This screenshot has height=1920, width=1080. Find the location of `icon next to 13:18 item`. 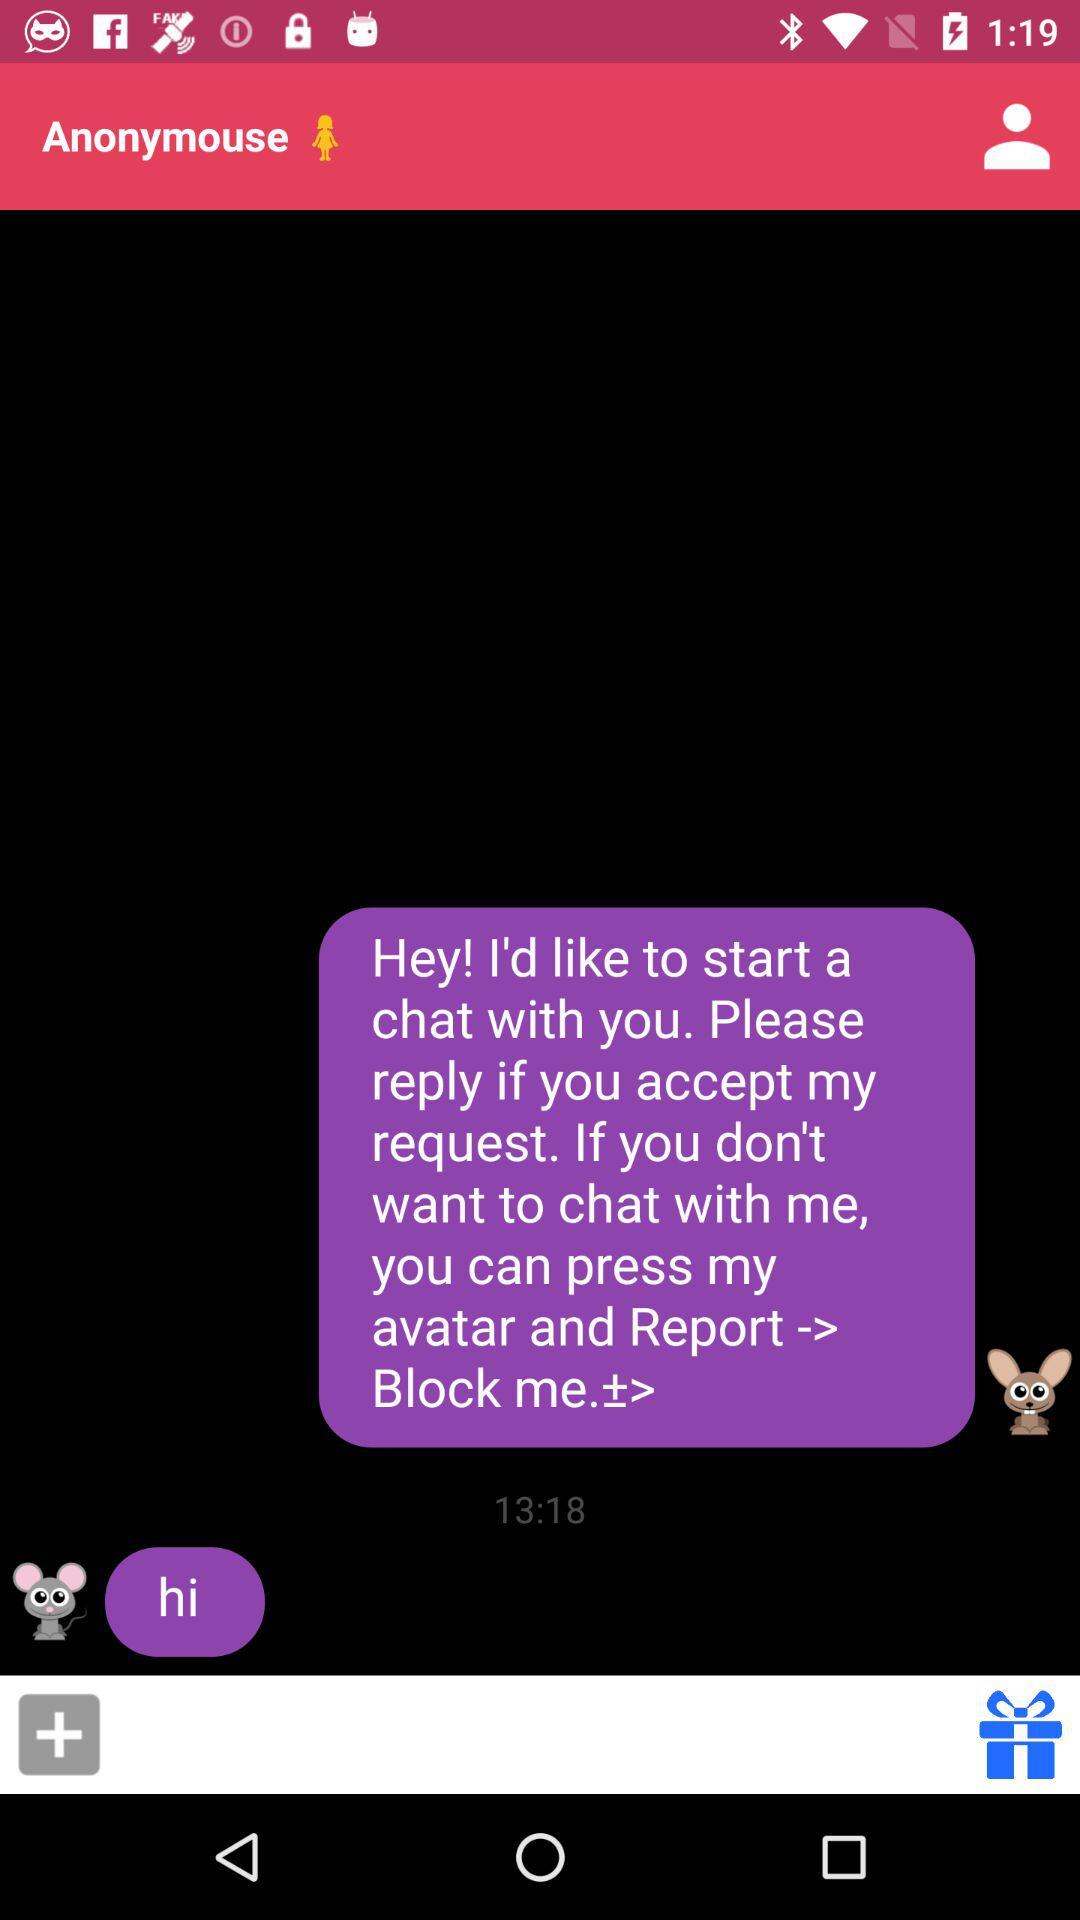

icon next to 13:18 item is located at coordinates (184, 1602).